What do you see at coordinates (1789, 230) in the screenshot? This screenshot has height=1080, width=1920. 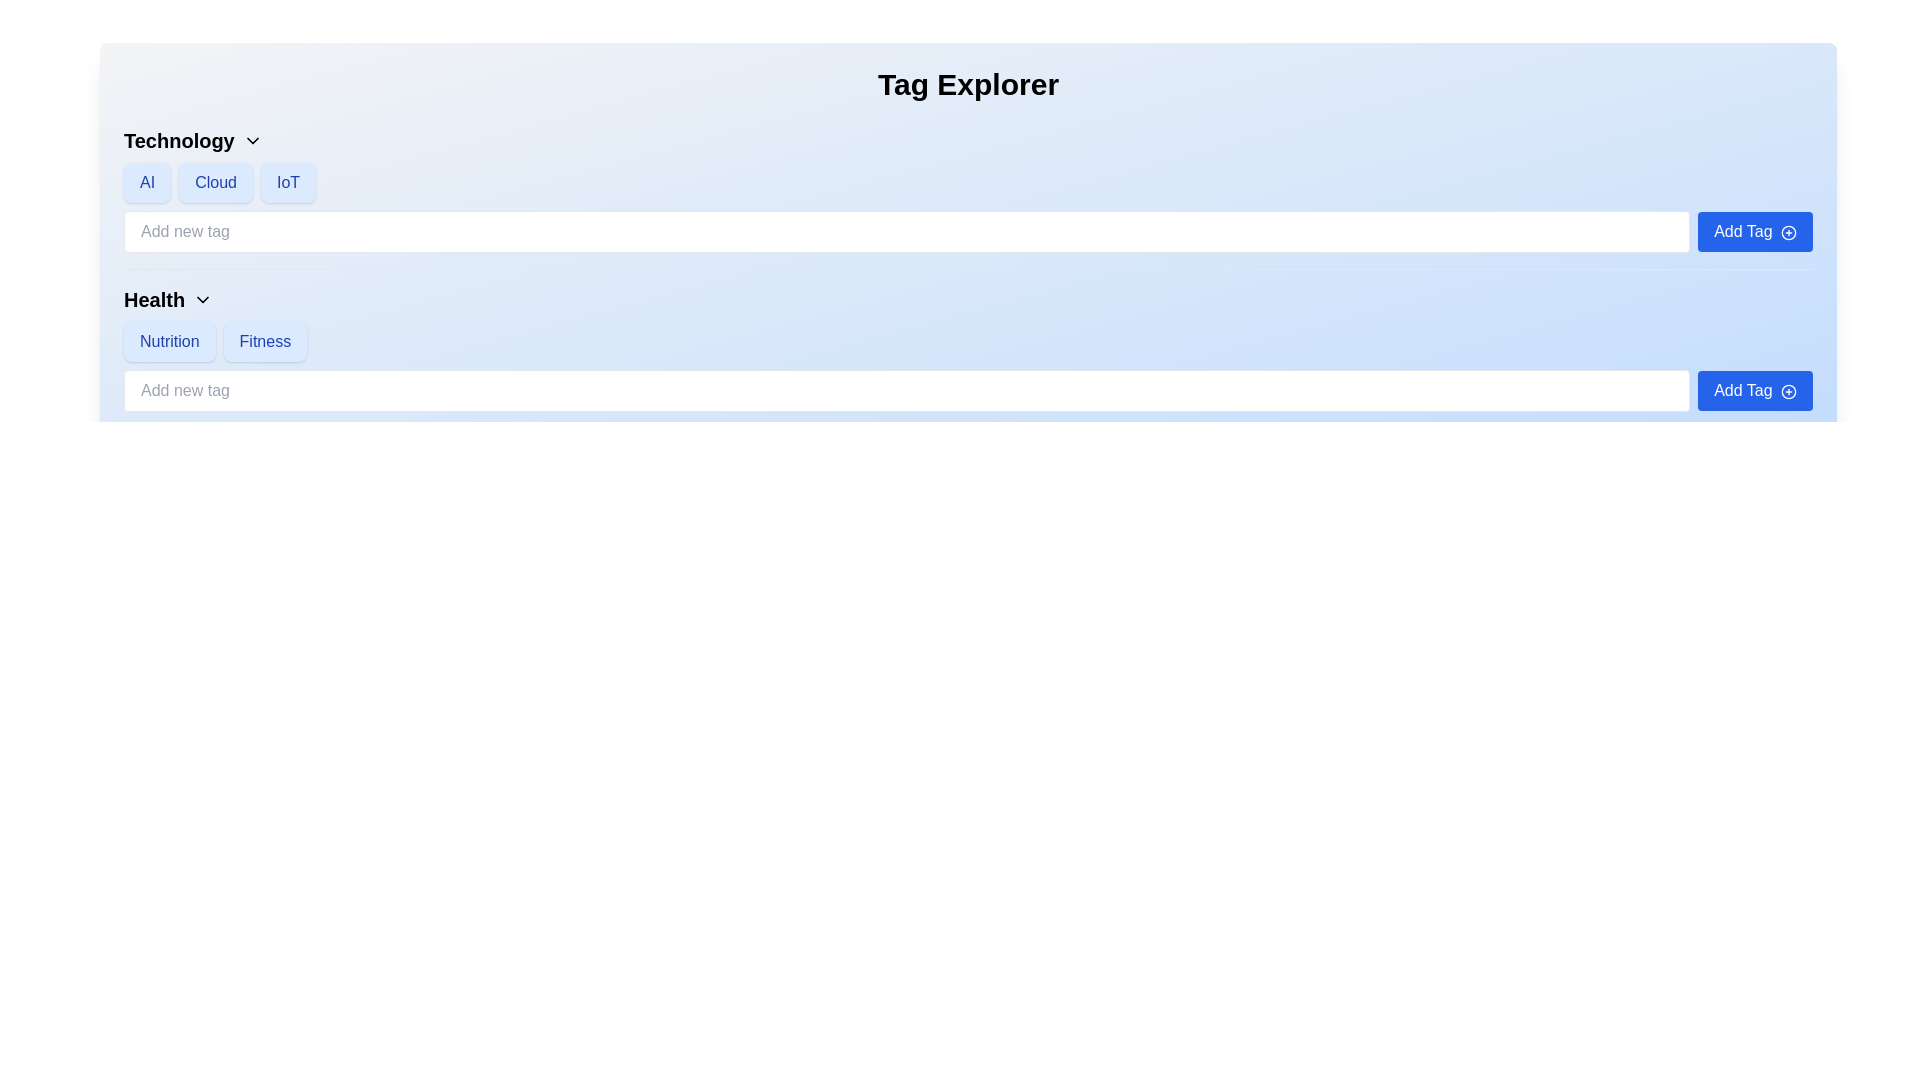 I see `the 'Add Tag' icon, which is a circle outline with a plus sign in the center, located in the Technology group` at bounding box center [1789, 230].